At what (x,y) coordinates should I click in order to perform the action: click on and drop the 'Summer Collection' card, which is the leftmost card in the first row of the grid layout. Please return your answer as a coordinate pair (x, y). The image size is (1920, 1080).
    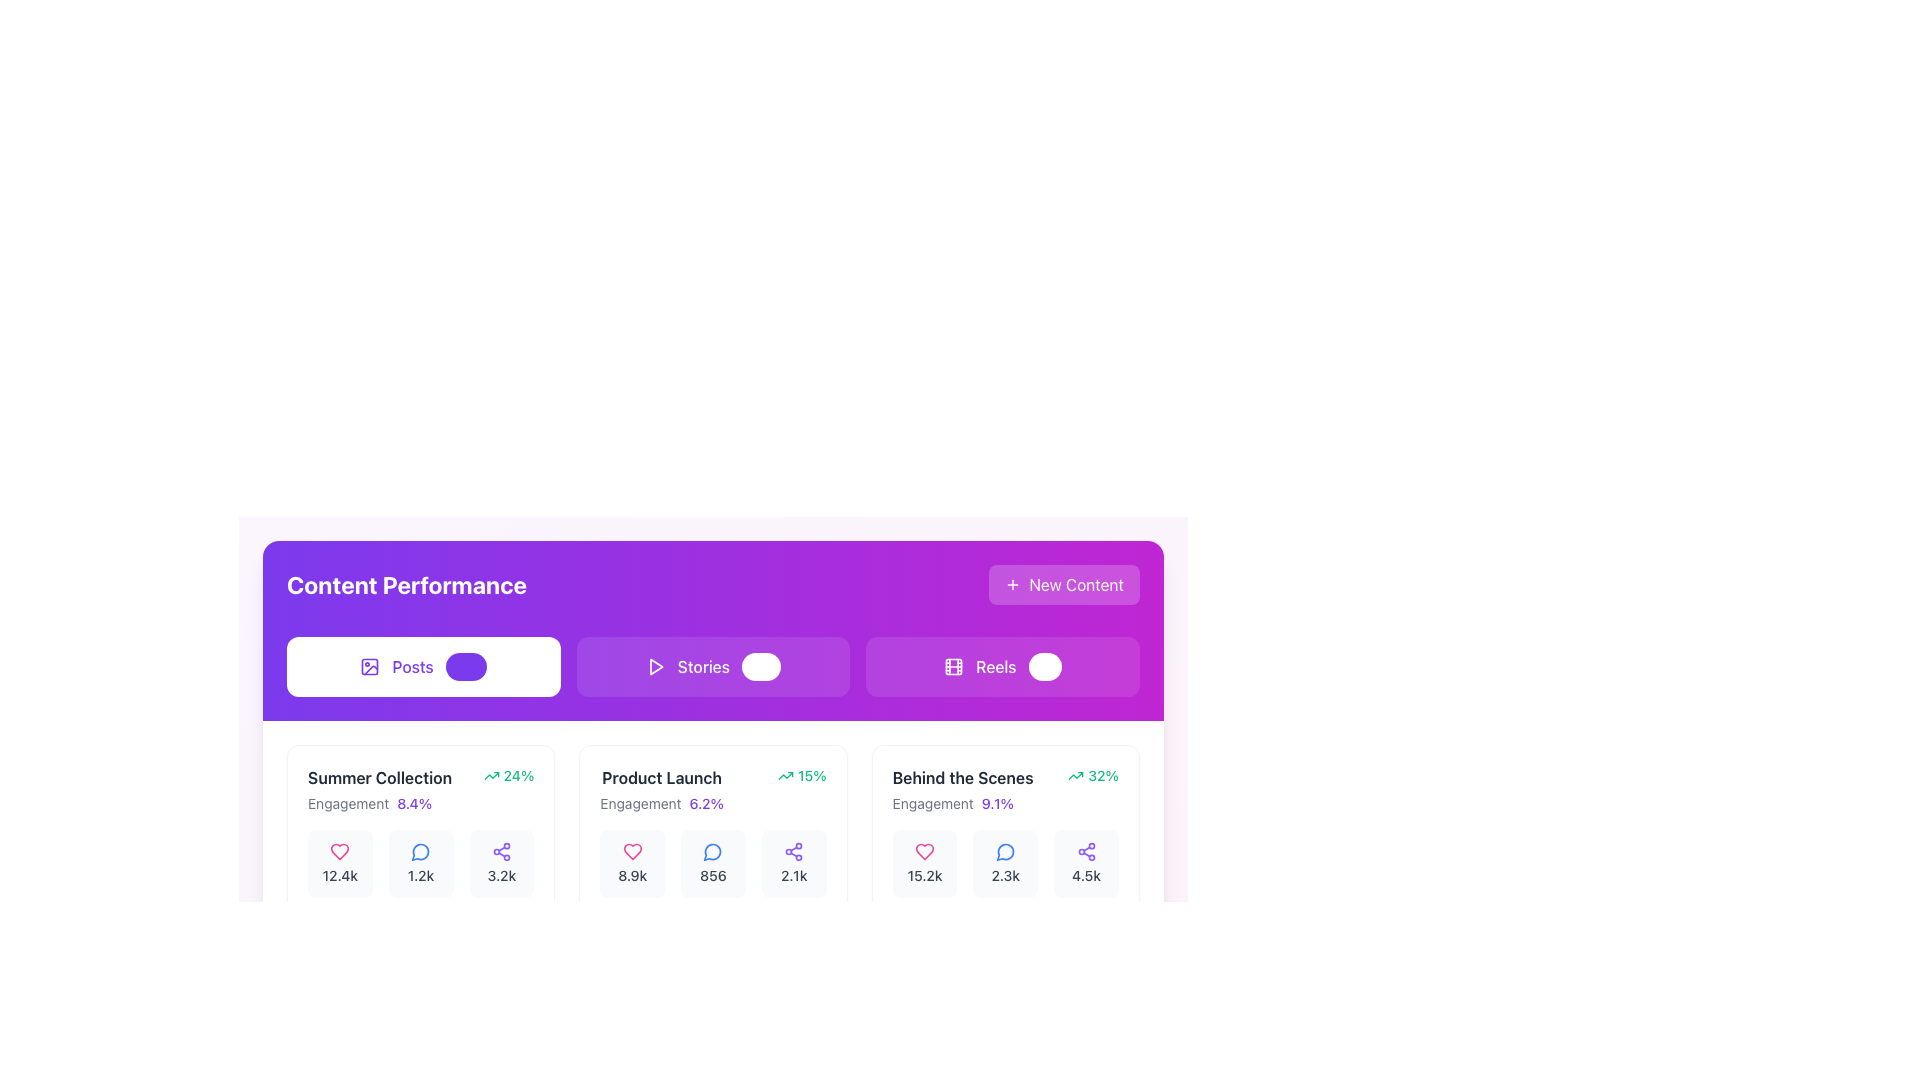
    Looking at the image, I should click on (420, 840).